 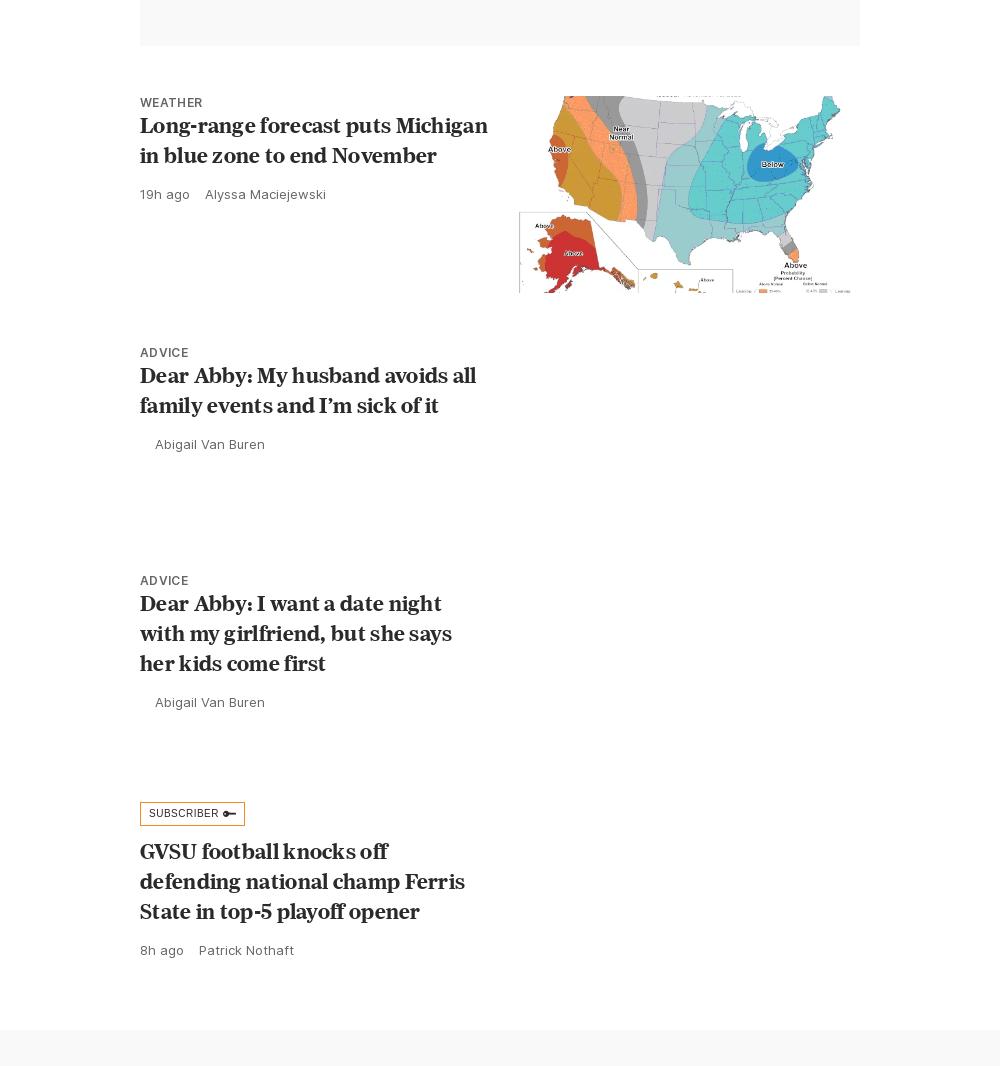 What do you see at coordinates (171, 101) in the screenshot?
I see `'Weather'` at bounding box center [171, 101].